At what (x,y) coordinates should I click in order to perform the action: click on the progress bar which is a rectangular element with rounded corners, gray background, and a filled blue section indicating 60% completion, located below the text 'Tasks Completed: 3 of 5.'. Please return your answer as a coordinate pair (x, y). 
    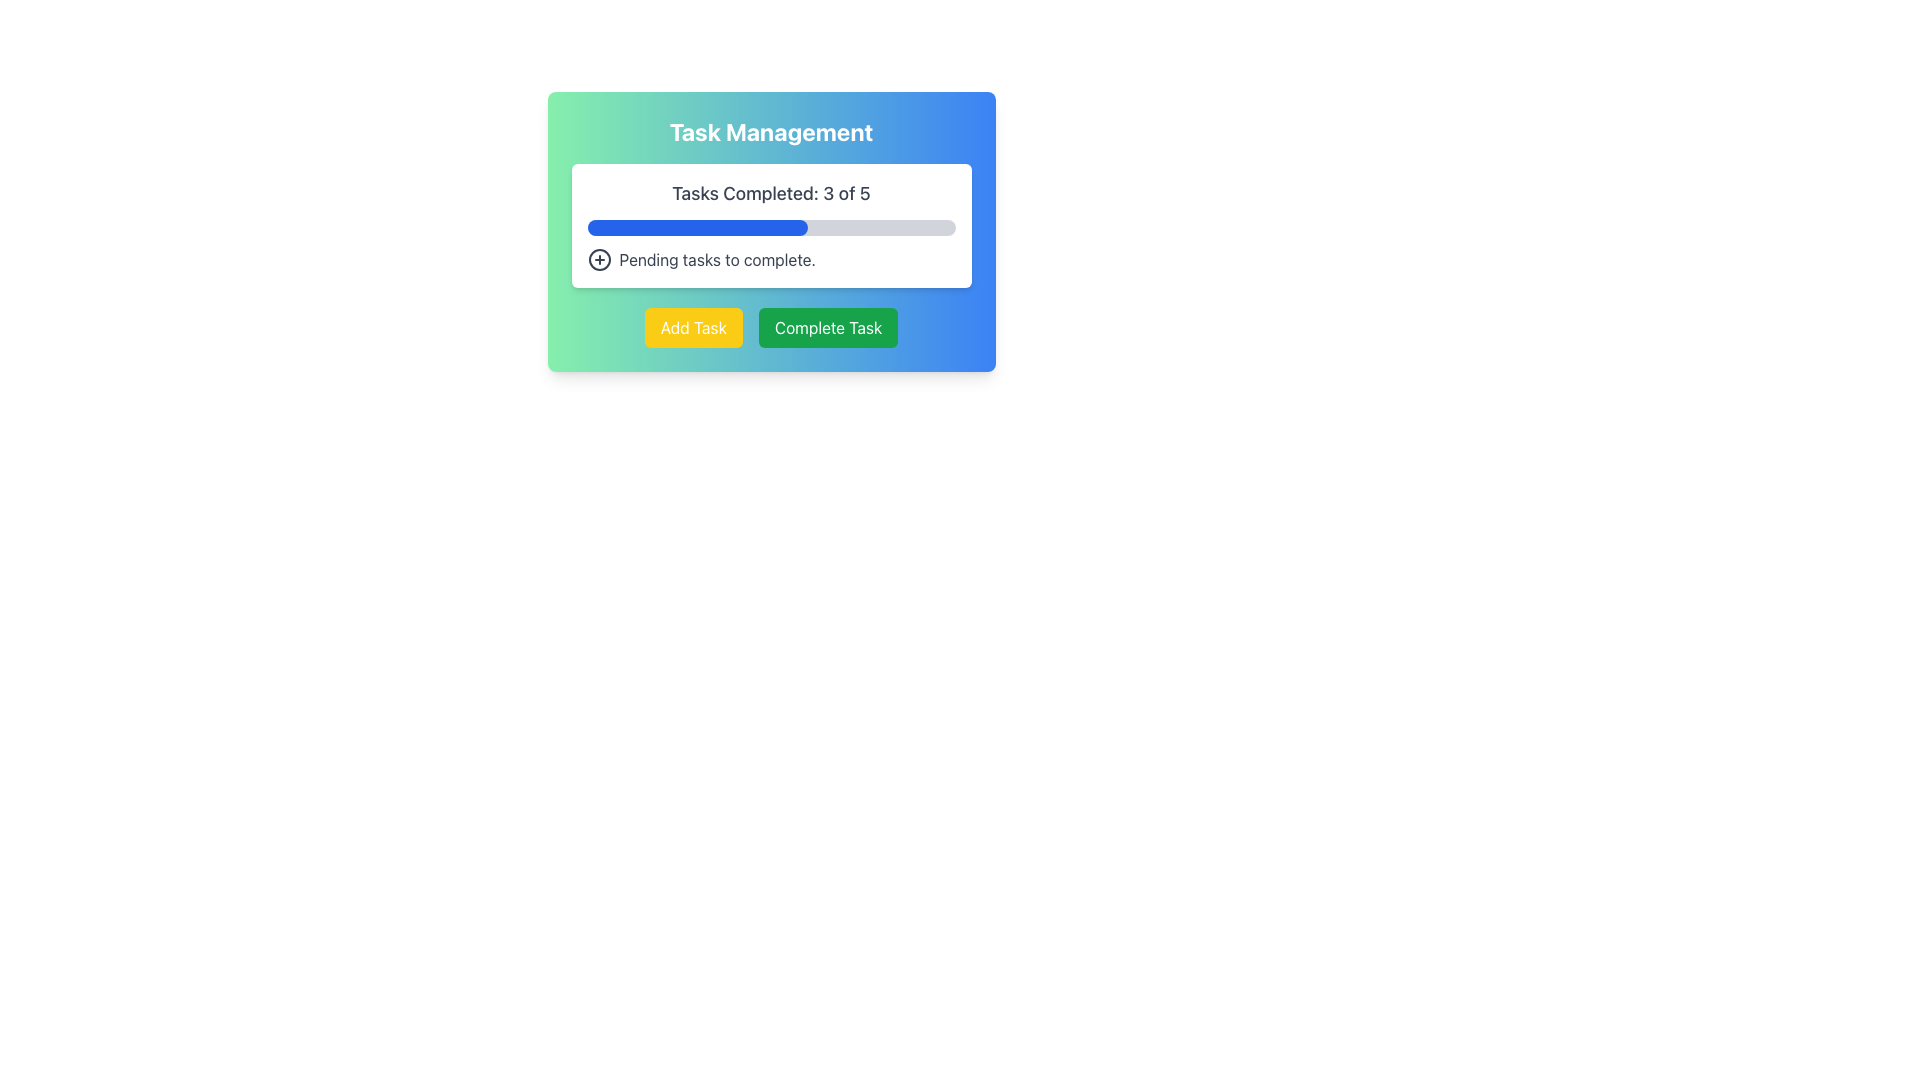
    Looking at the image, I should click on (770, 226).